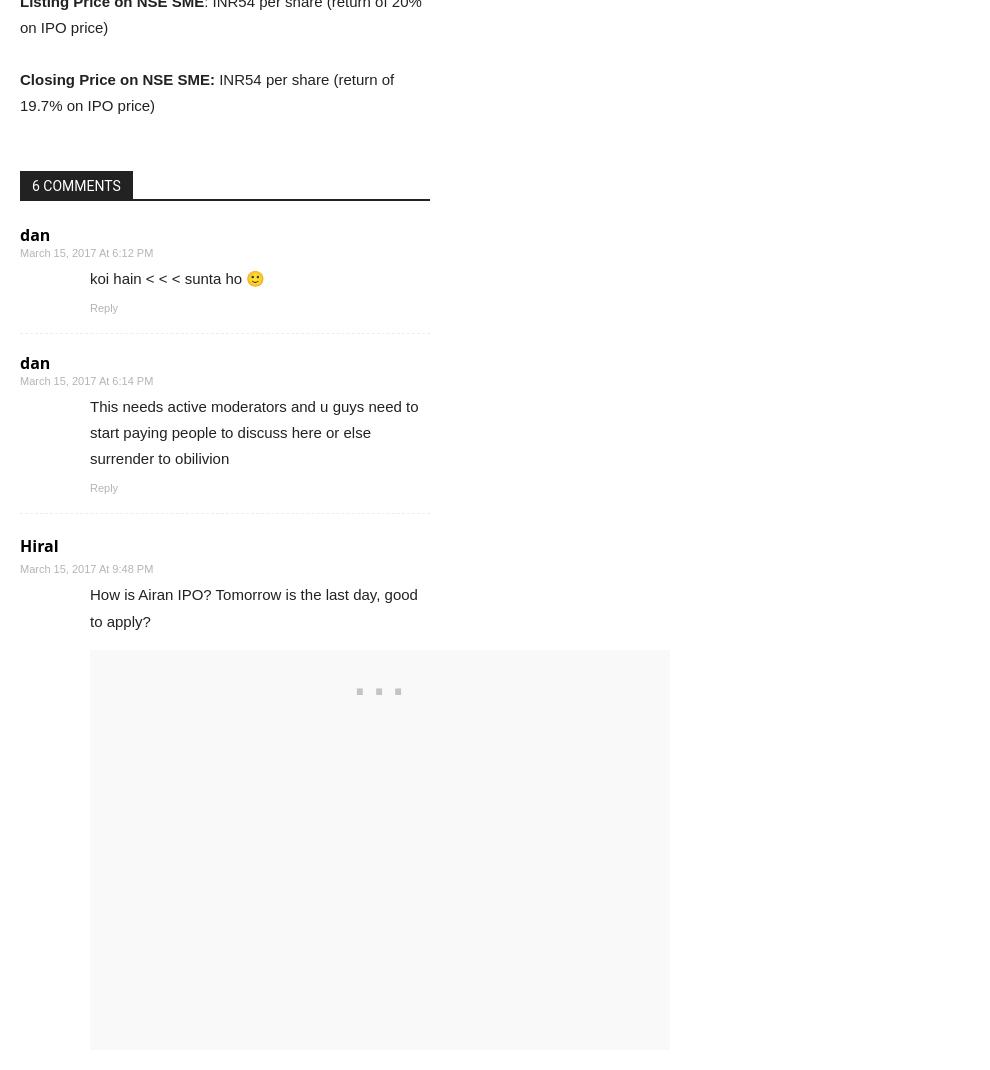 This screenshot has height=1070, width=990. I want to click on 'This needs active moderators and u guys need to start paying people to discuss here or else surrender to obilivion', so click(254, 431).